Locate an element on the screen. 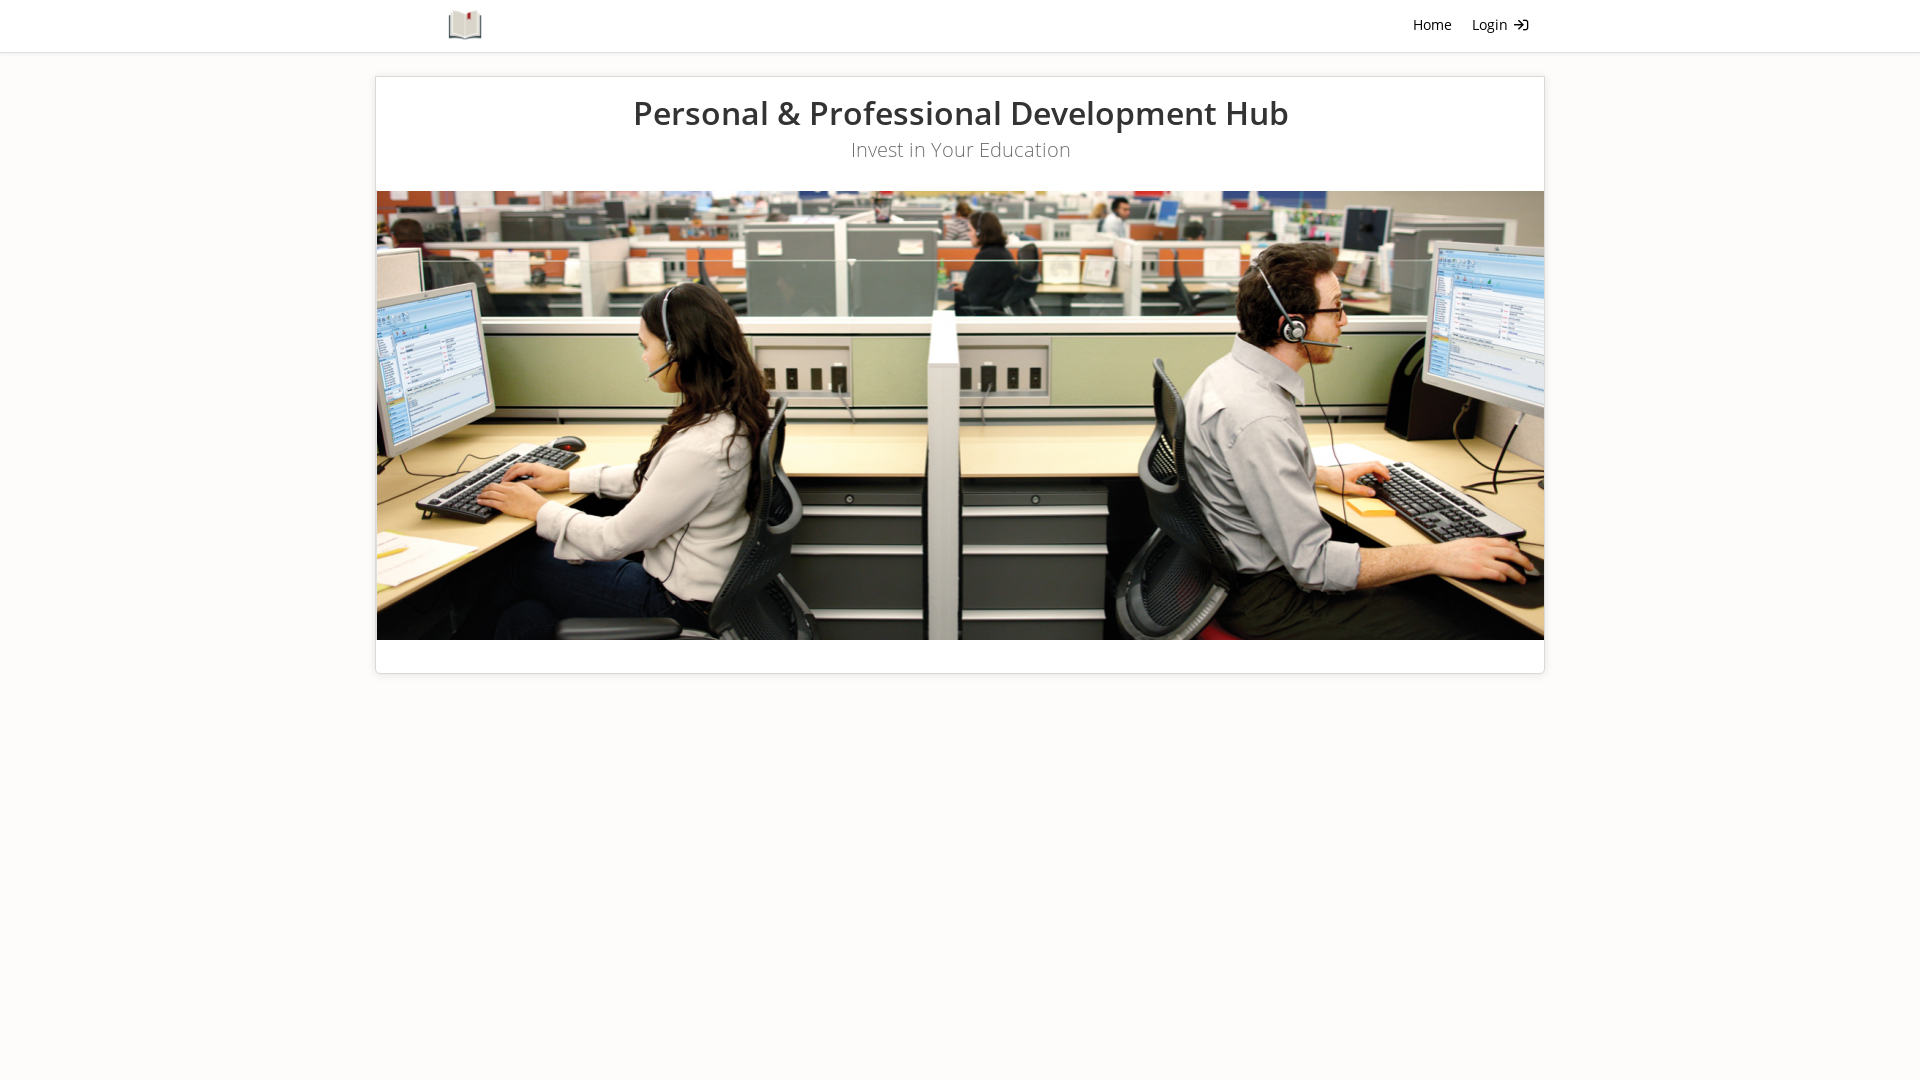 Image resolution: width=1920 pixels, height=1080 pixels. 'Home' is located at coordinates (1431, 25).